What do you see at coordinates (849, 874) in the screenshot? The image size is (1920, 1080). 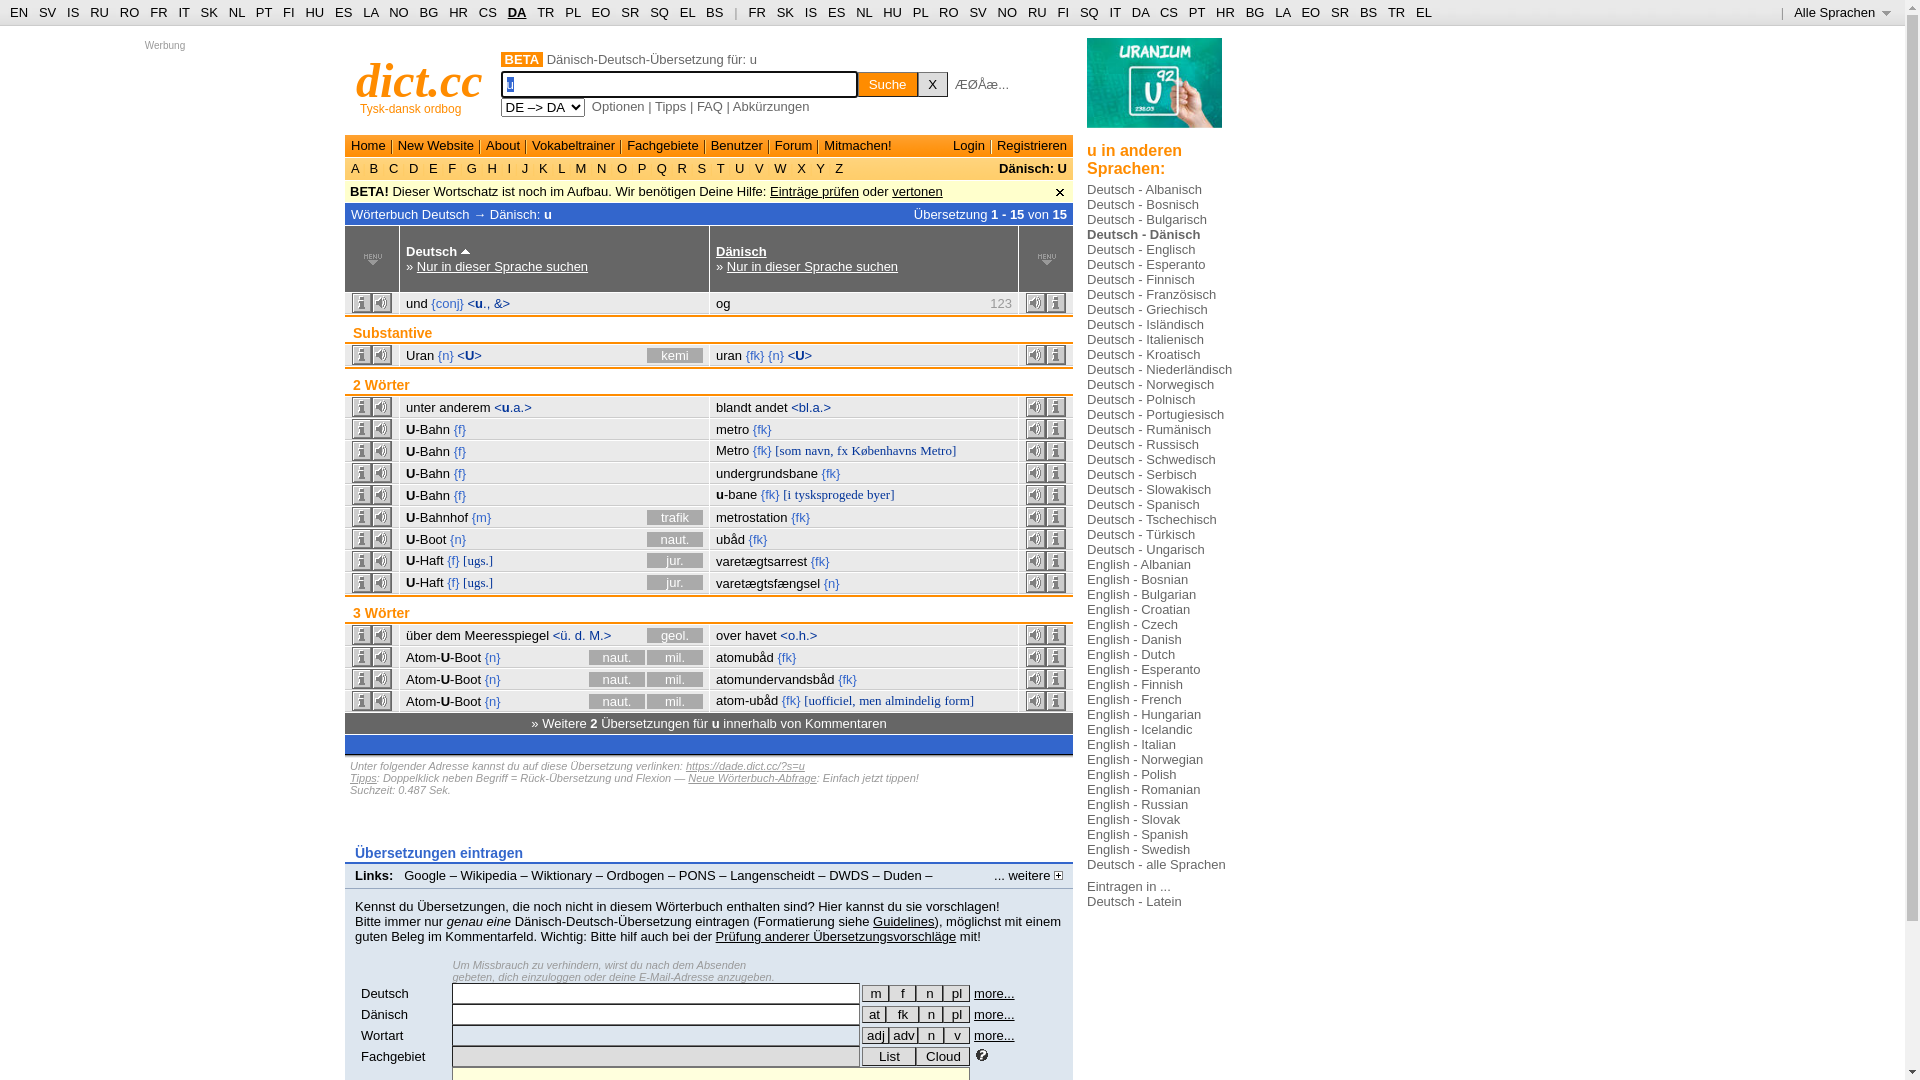 I see `'DWDS'` at bounding box center [849, 874].